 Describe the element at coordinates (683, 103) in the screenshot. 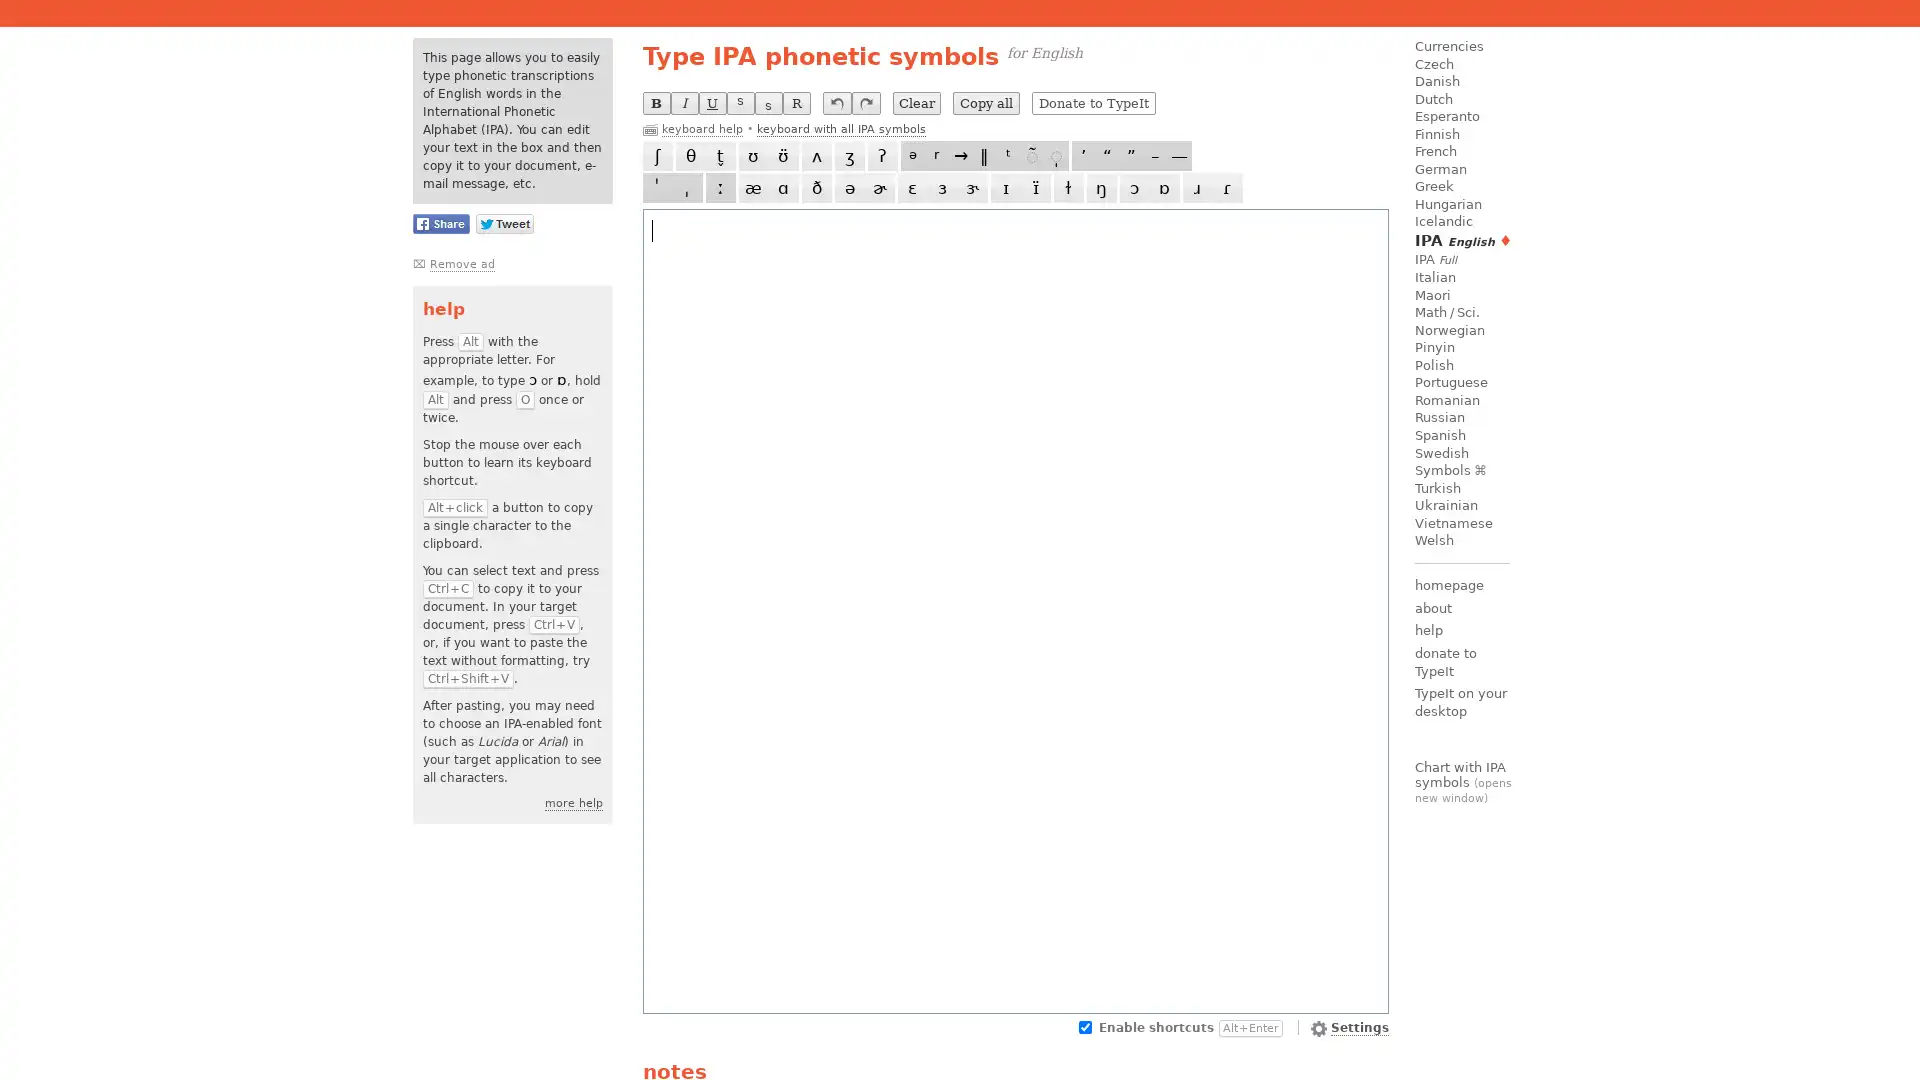

I see `I` at that location.